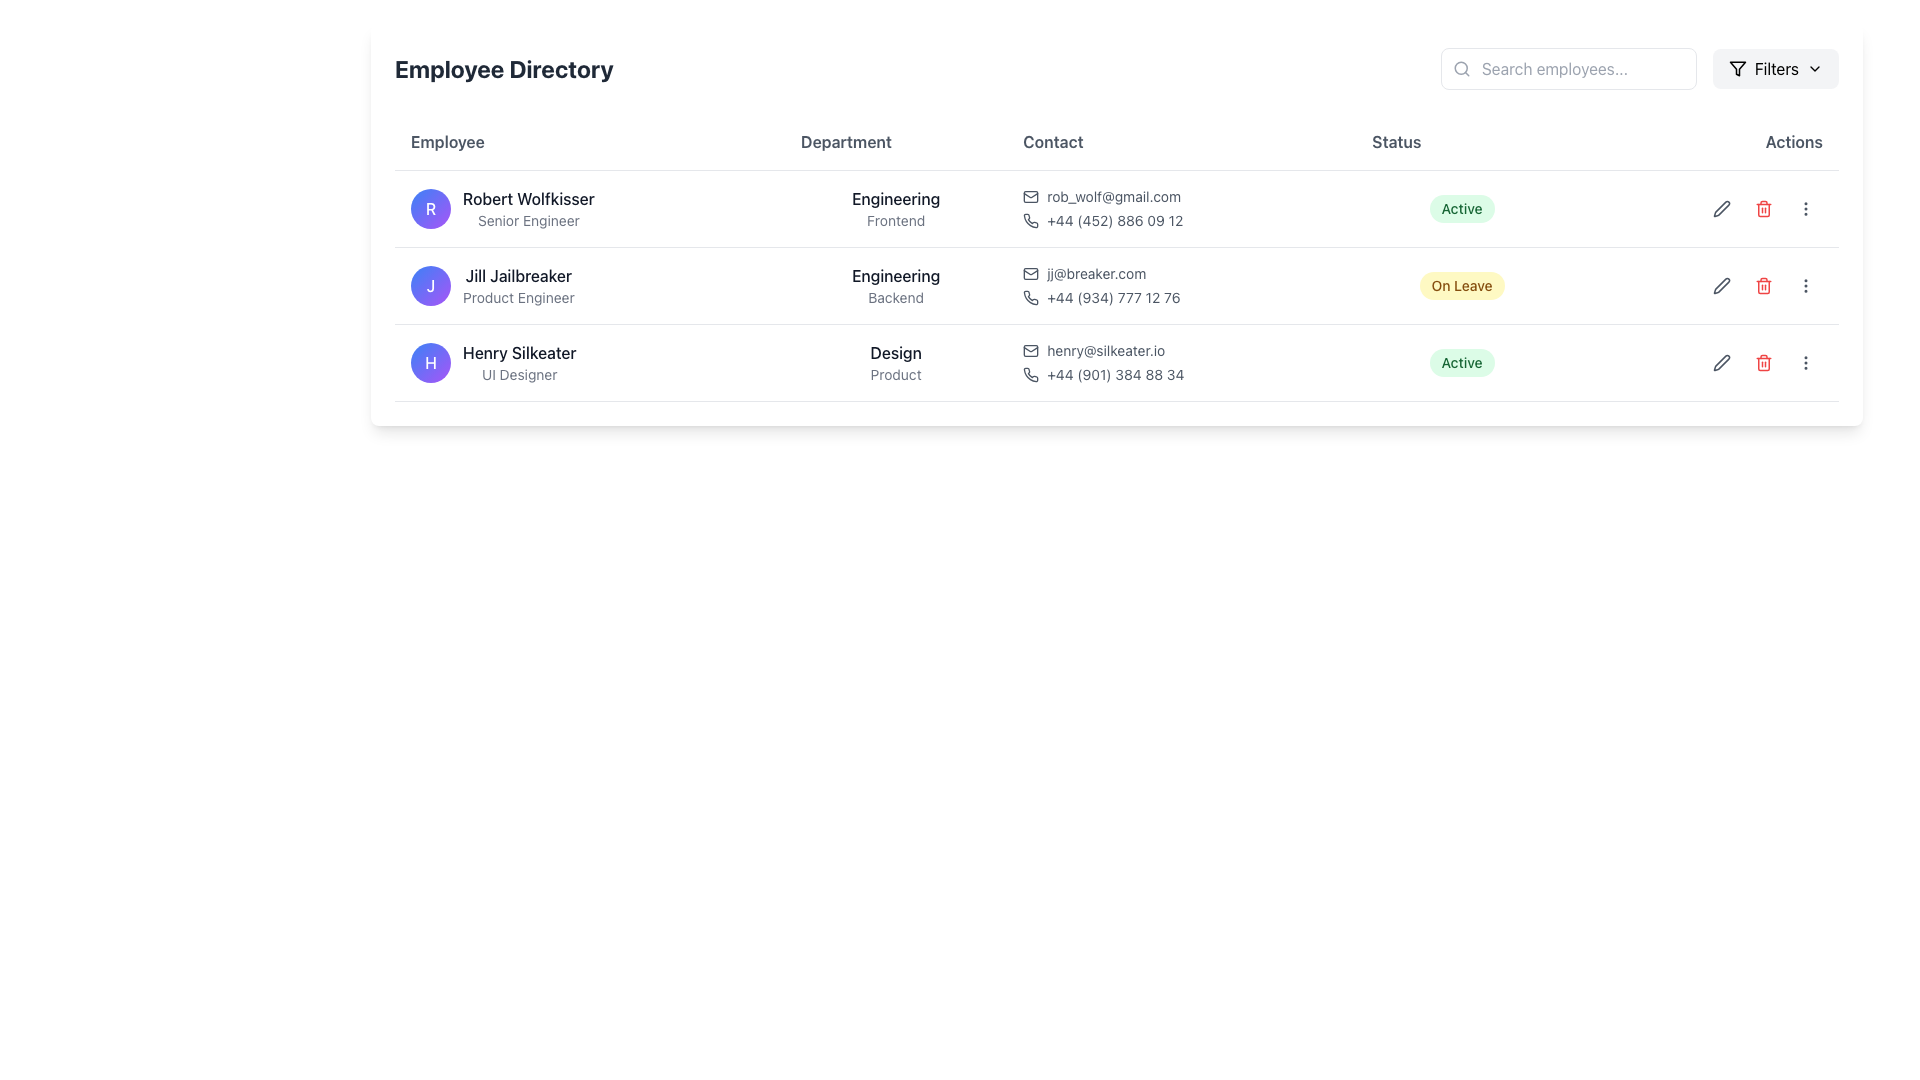 This screenshot has height=1080, width=1920. What do you see at coordinates (1702, 285) in the screenshot?
I see `the small circular dot icon located to the right of the 'On Leave' status in the second row of the table` at bounding box center [1702, 285].